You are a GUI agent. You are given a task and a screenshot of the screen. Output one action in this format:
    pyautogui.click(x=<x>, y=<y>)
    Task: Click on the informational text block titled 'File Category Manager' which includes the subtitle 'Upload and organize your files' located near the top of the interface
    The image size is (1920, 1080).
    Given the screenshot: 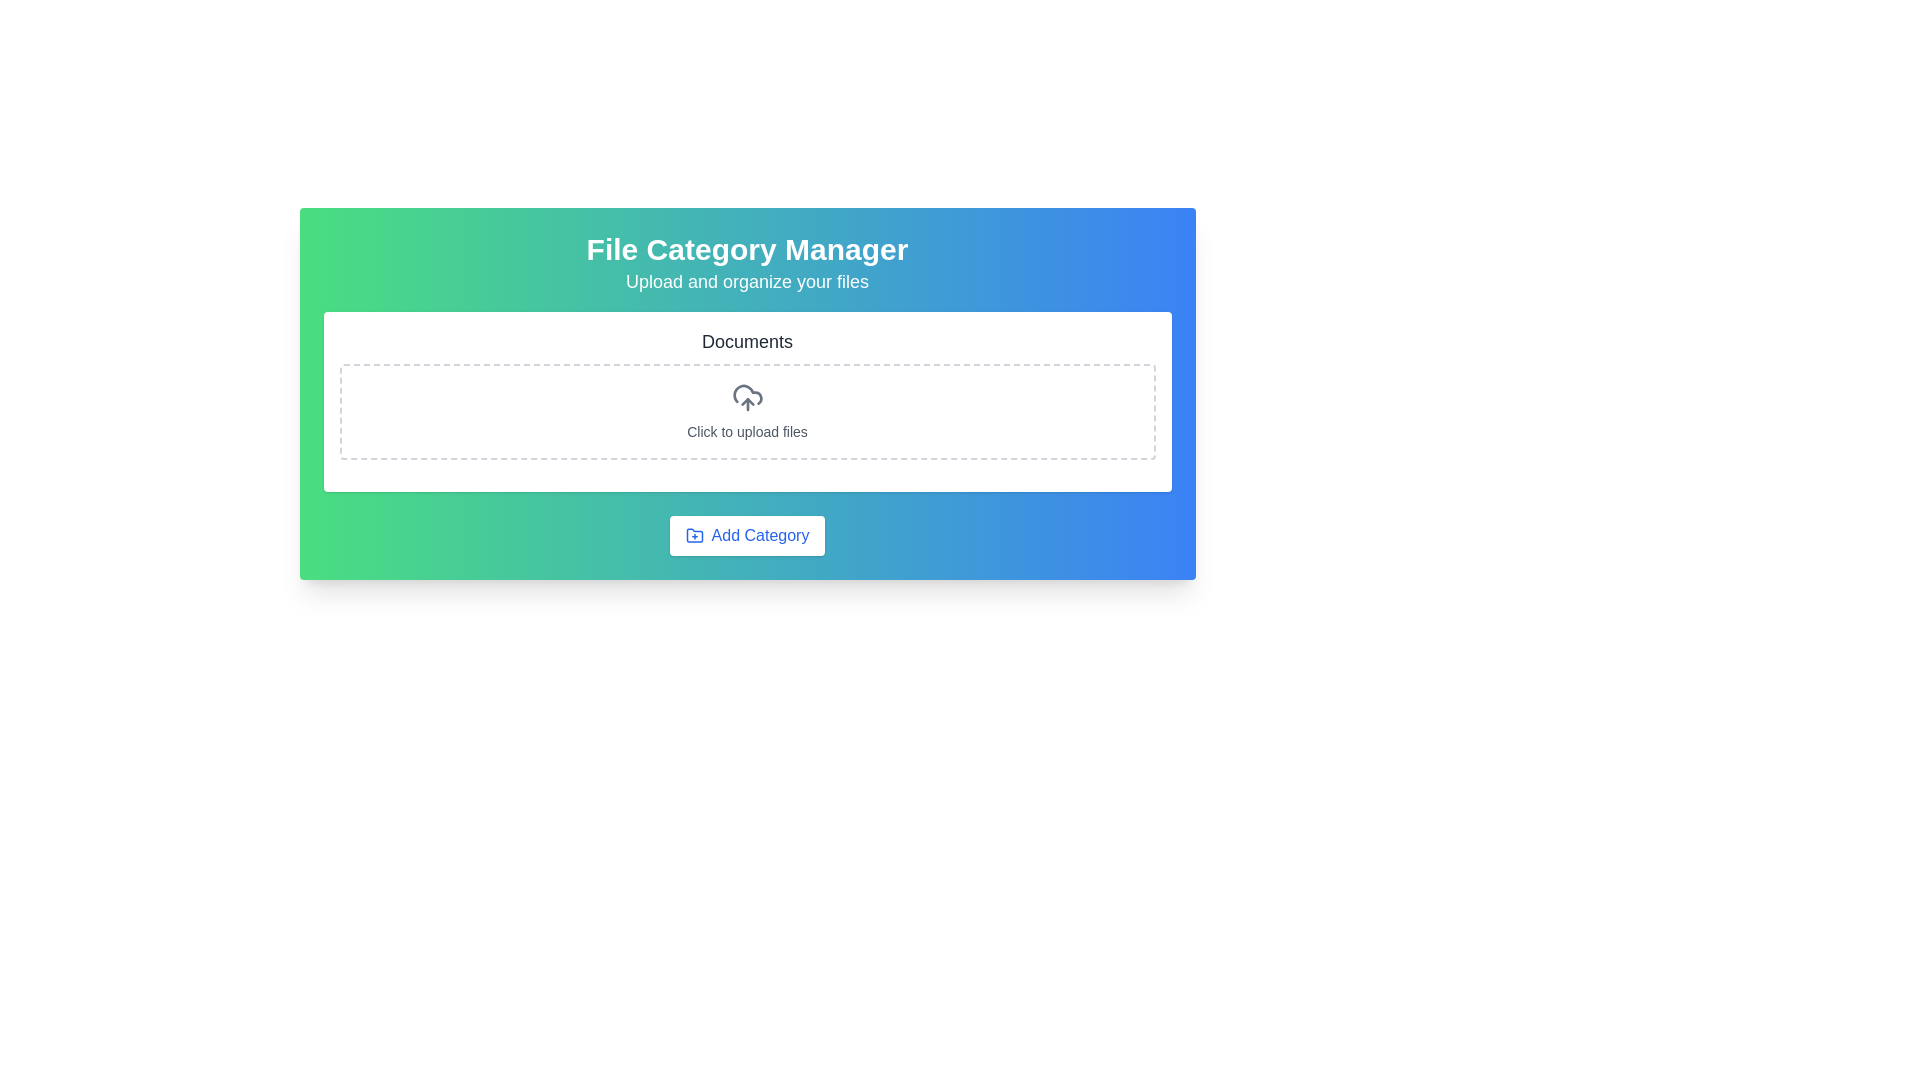 What is the action you would take?
    pyautogui.click(x=746, y=262)
    